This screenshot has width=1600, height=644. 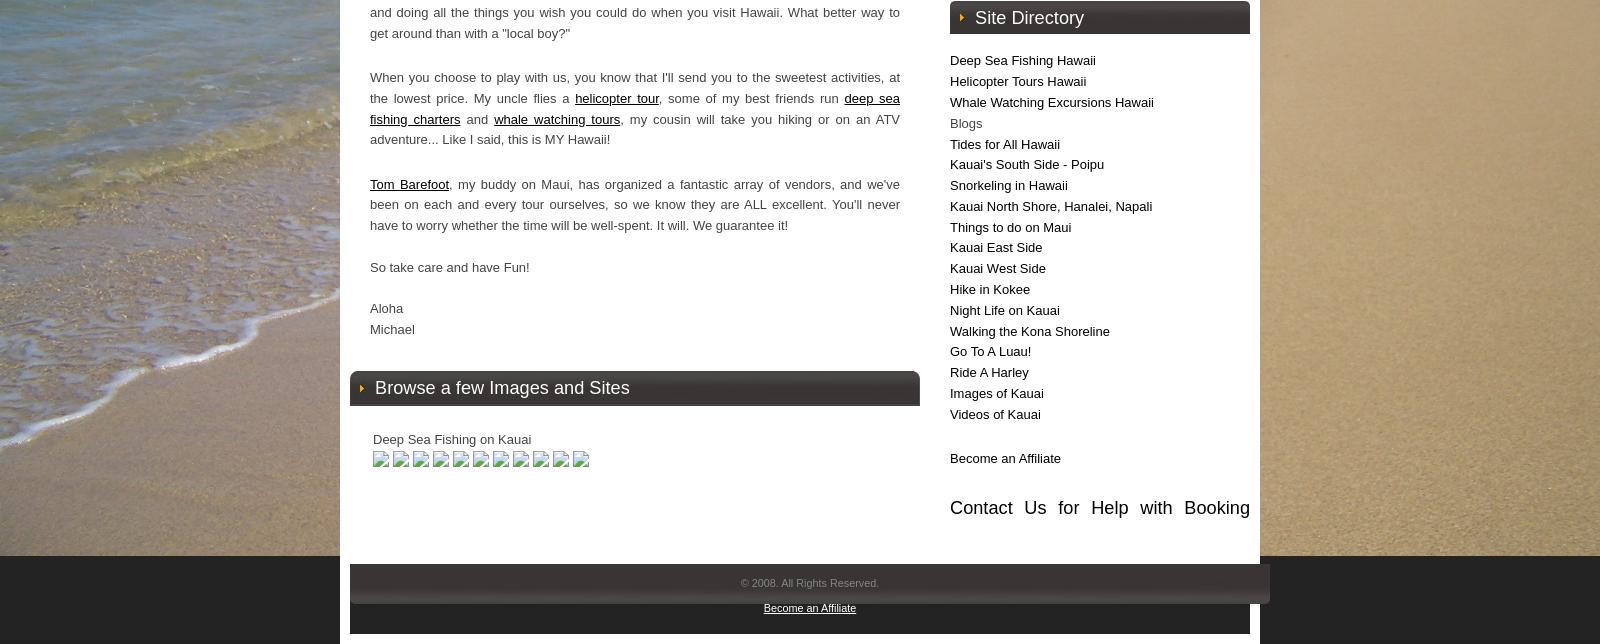 I want to click on 'Tides for All Hawaii', so click(x=949, y=143).